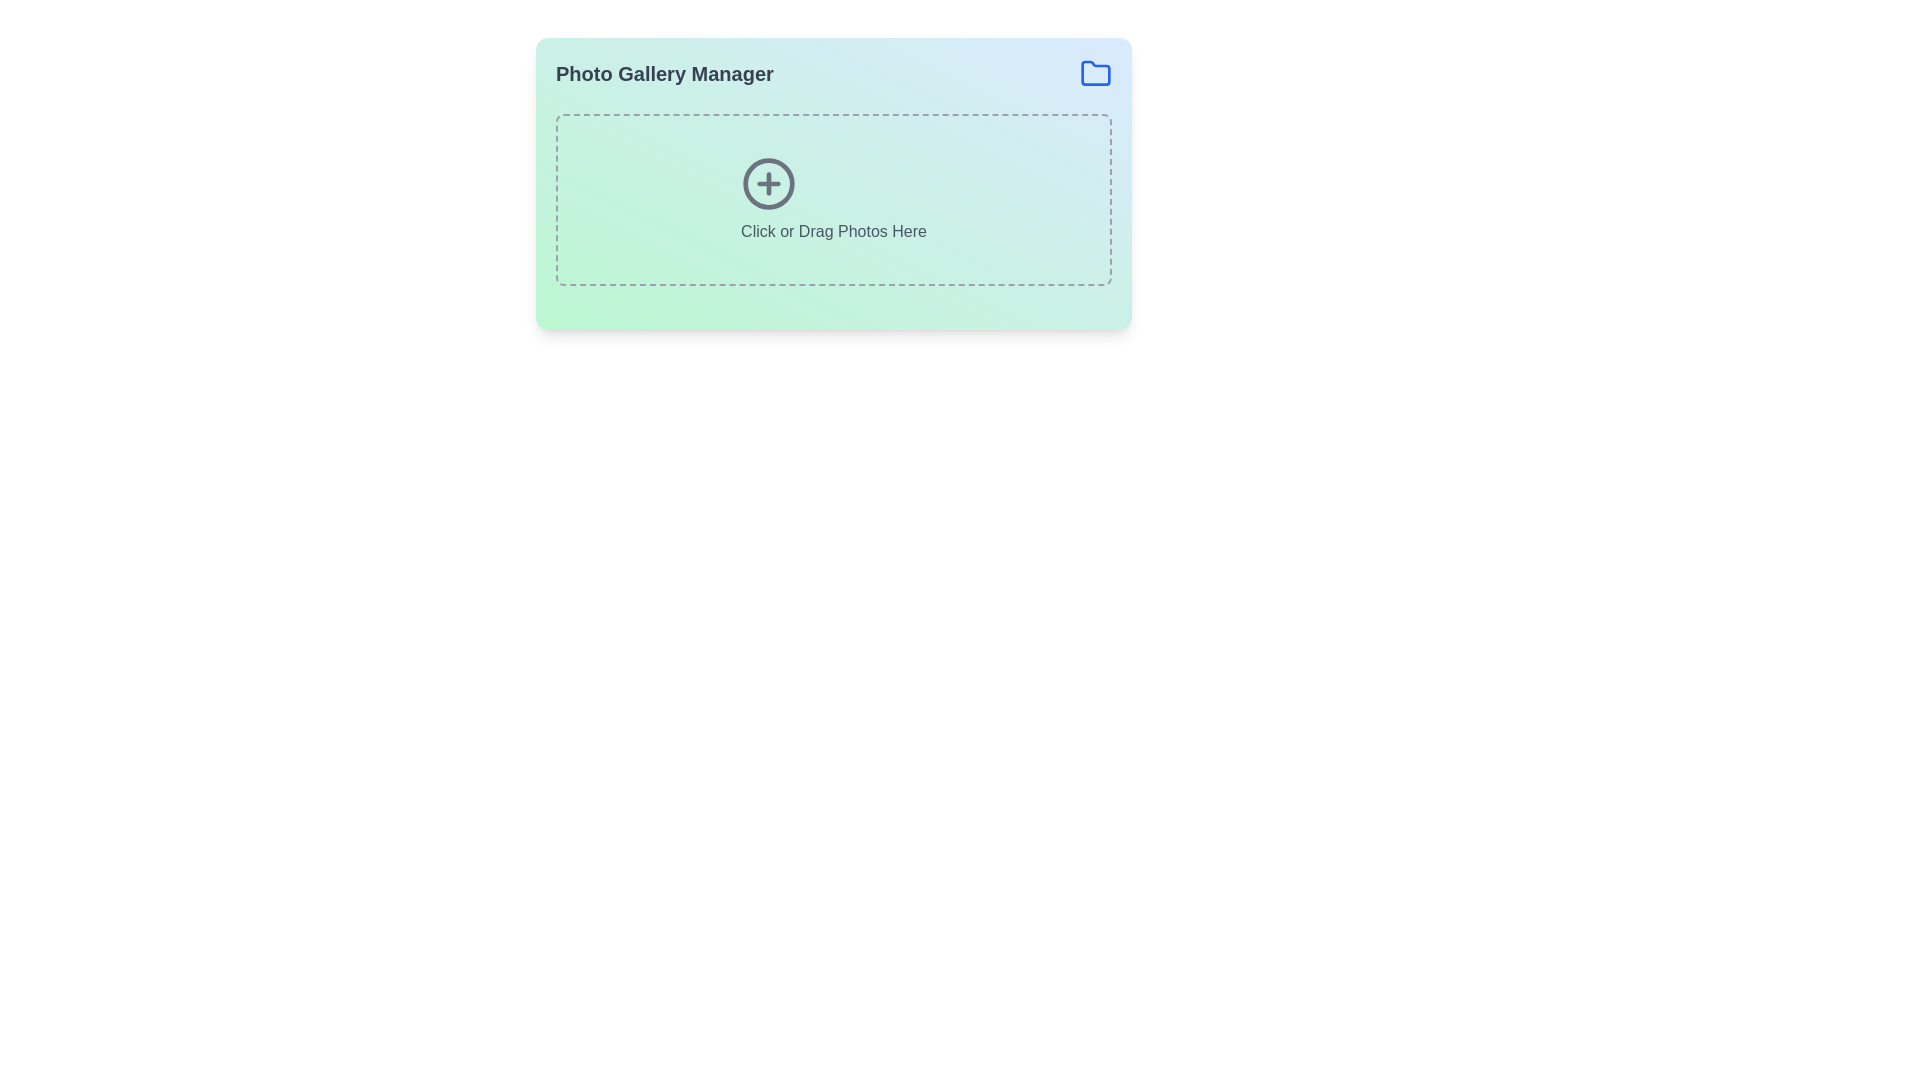 This screenshot has width=1920, height=1080. What do you see at coordinates (834, 230) in the screenshot?
I see `the text label displaying 'Click or Drag Photos Here' which is styled with a gray font color in a light-colored rectangular area` at bounding box center [834, 230].